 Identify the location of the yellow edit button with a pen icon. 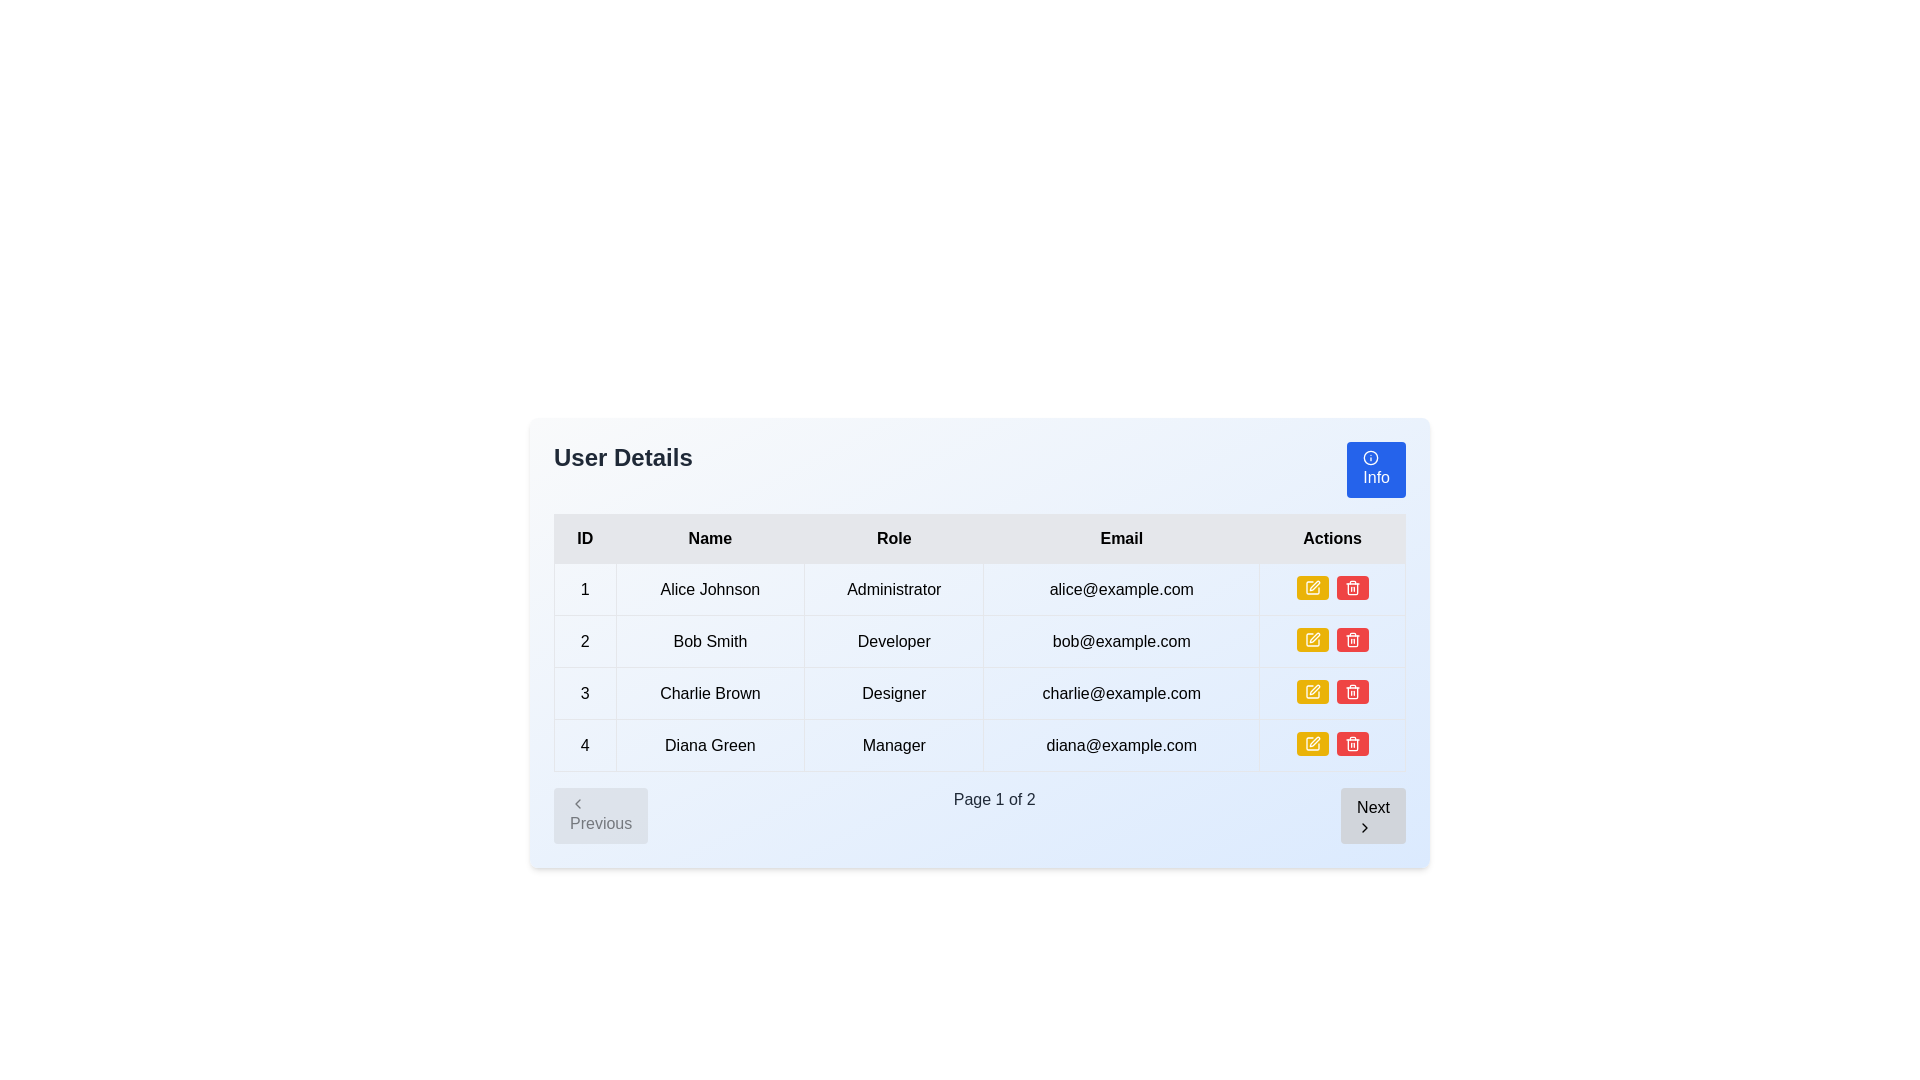
(1312, 690).